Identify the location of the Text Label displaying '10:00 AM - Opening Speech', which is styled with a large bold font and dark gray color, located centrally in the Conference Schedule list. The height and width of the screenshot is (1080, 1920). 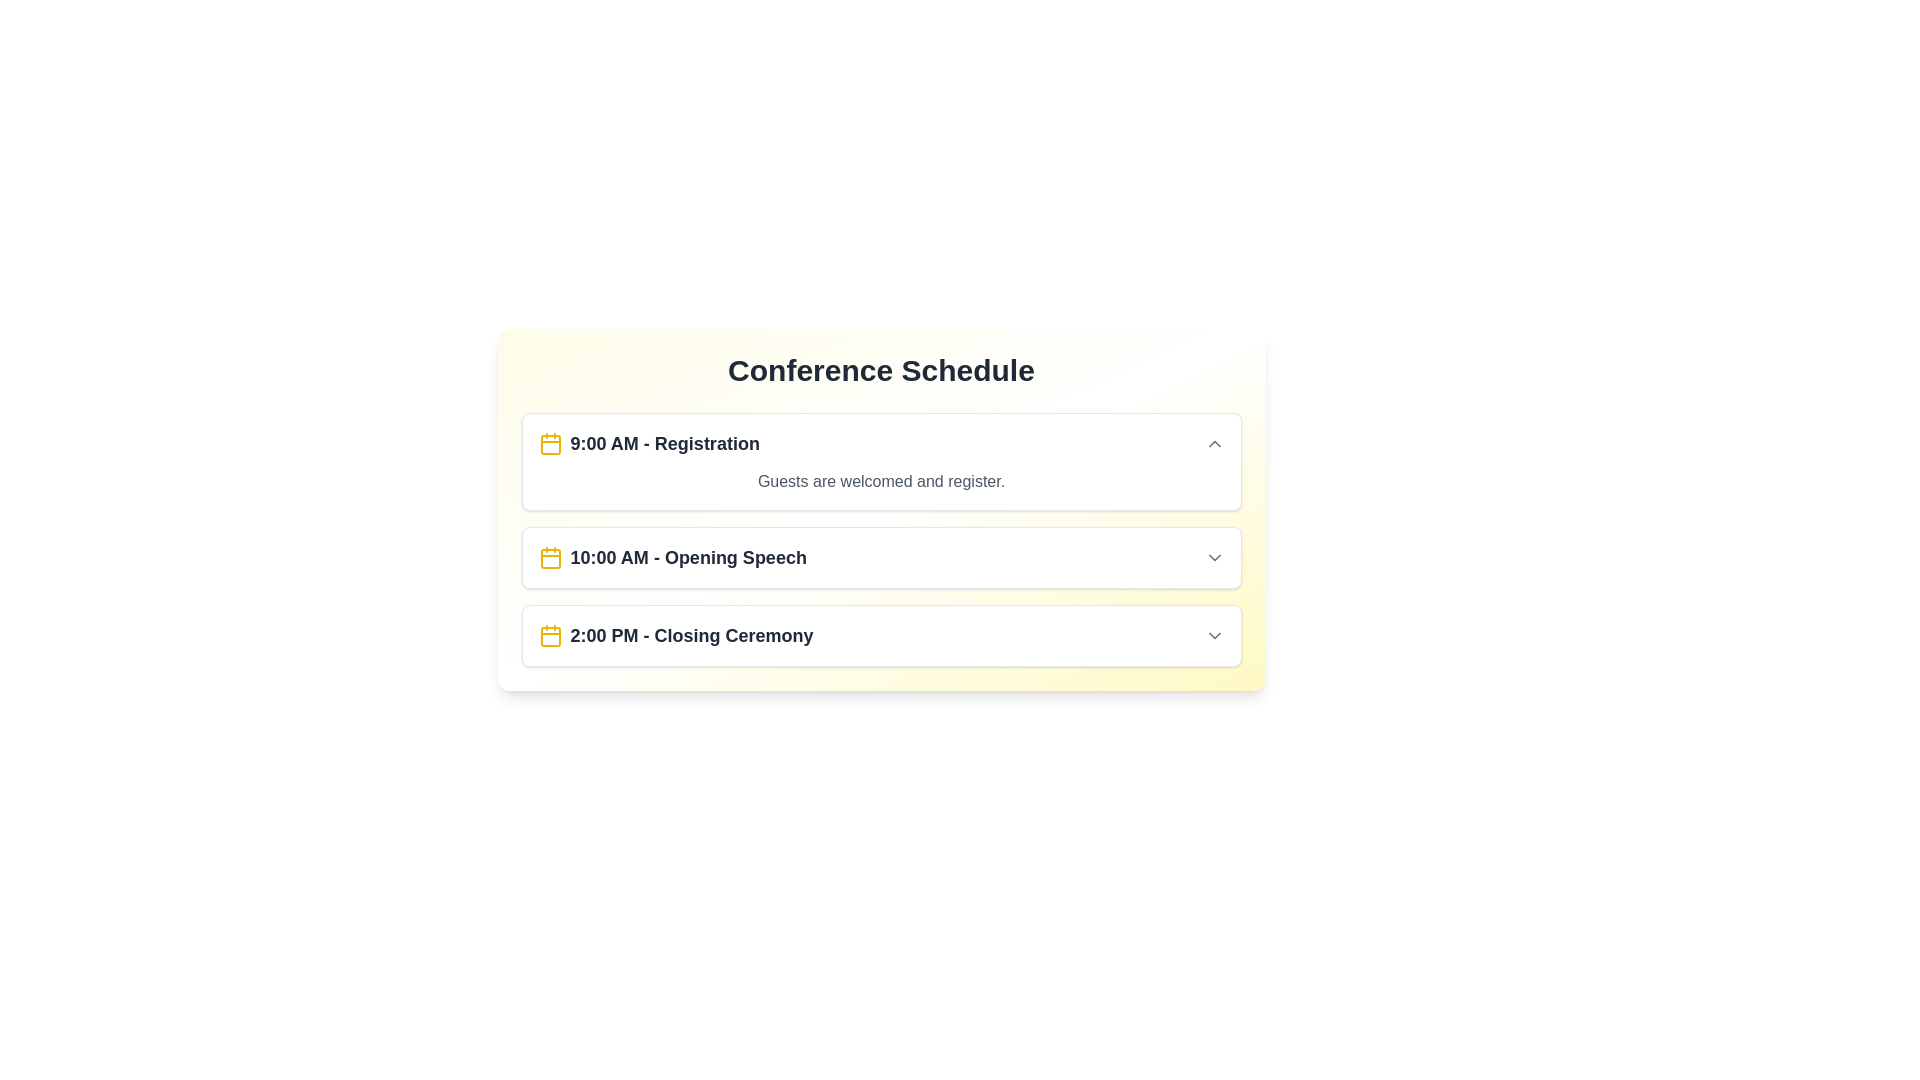
(688, 558).